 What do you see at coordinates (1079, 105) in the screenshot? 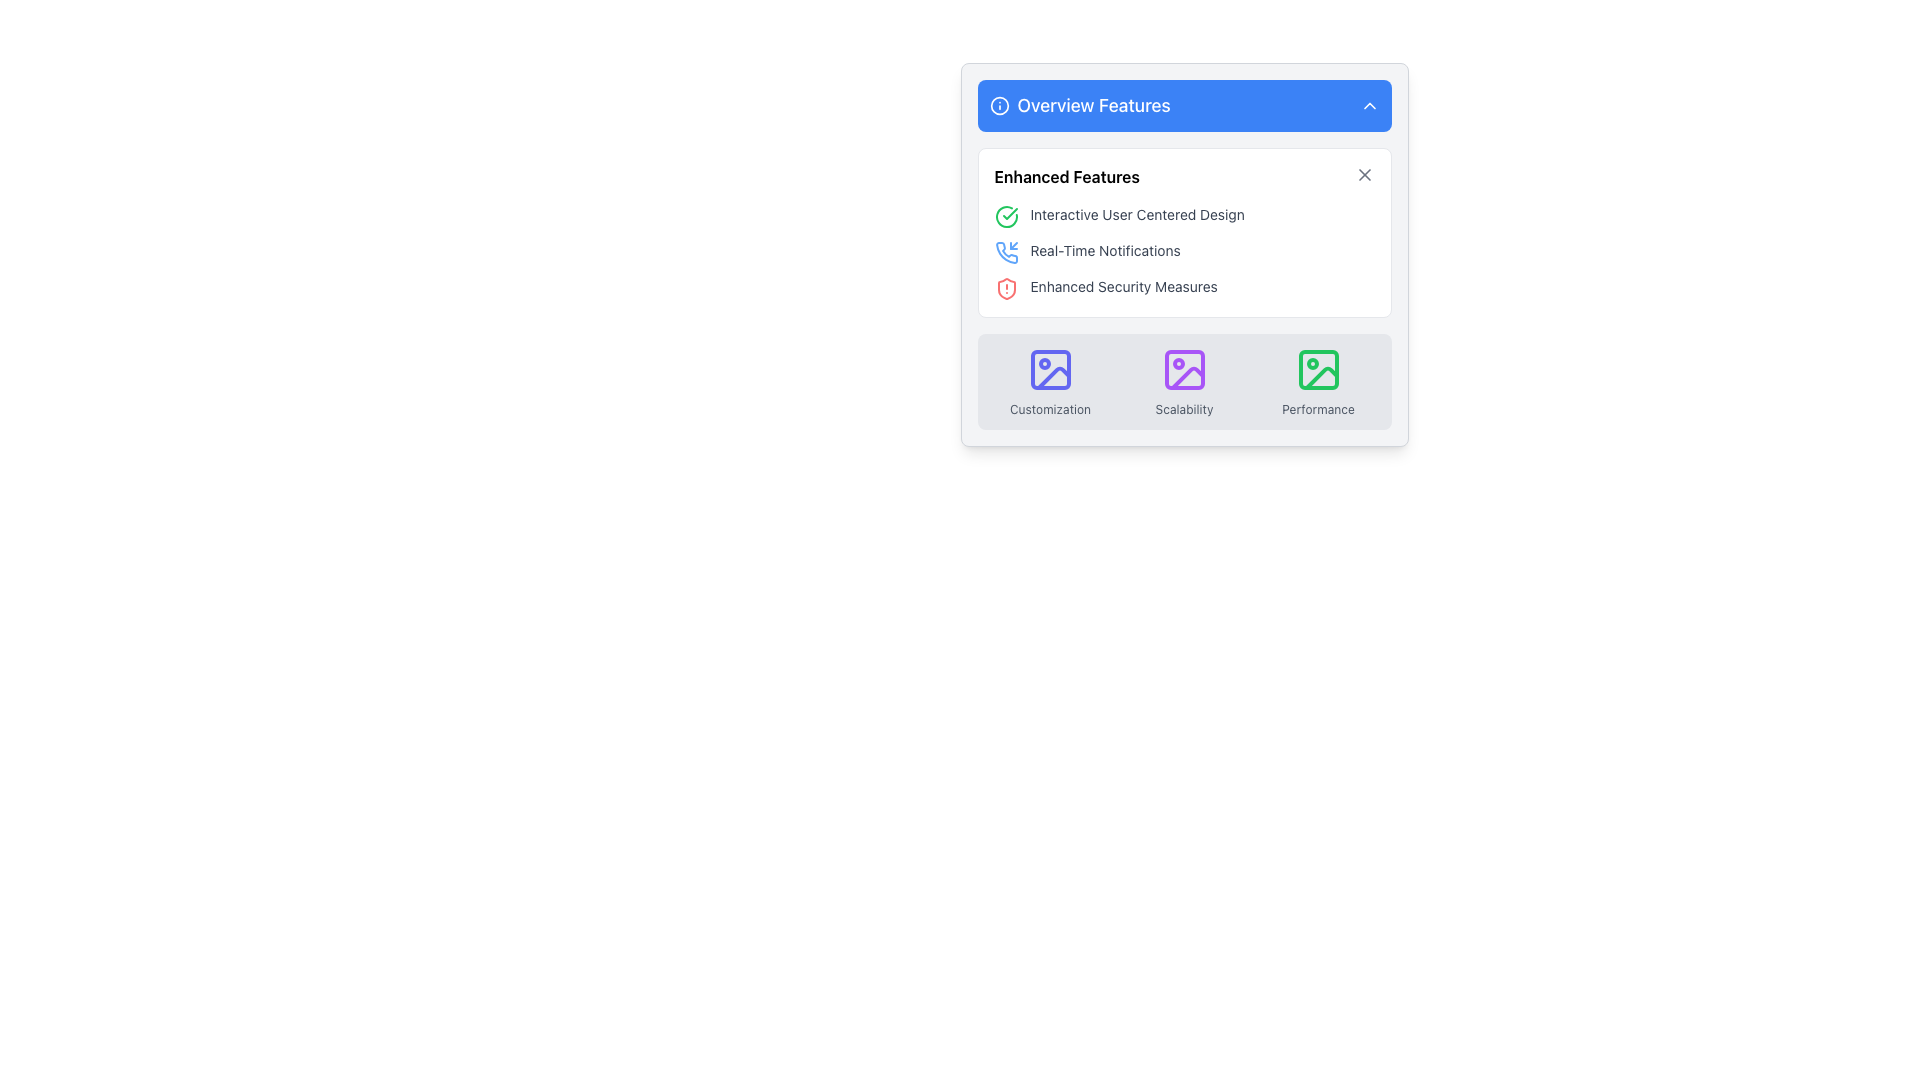
I see `text from the Label with icon that displays 'Overview Features', which is located at the leftmost section of the header group` at bounding box center [1079, 105].